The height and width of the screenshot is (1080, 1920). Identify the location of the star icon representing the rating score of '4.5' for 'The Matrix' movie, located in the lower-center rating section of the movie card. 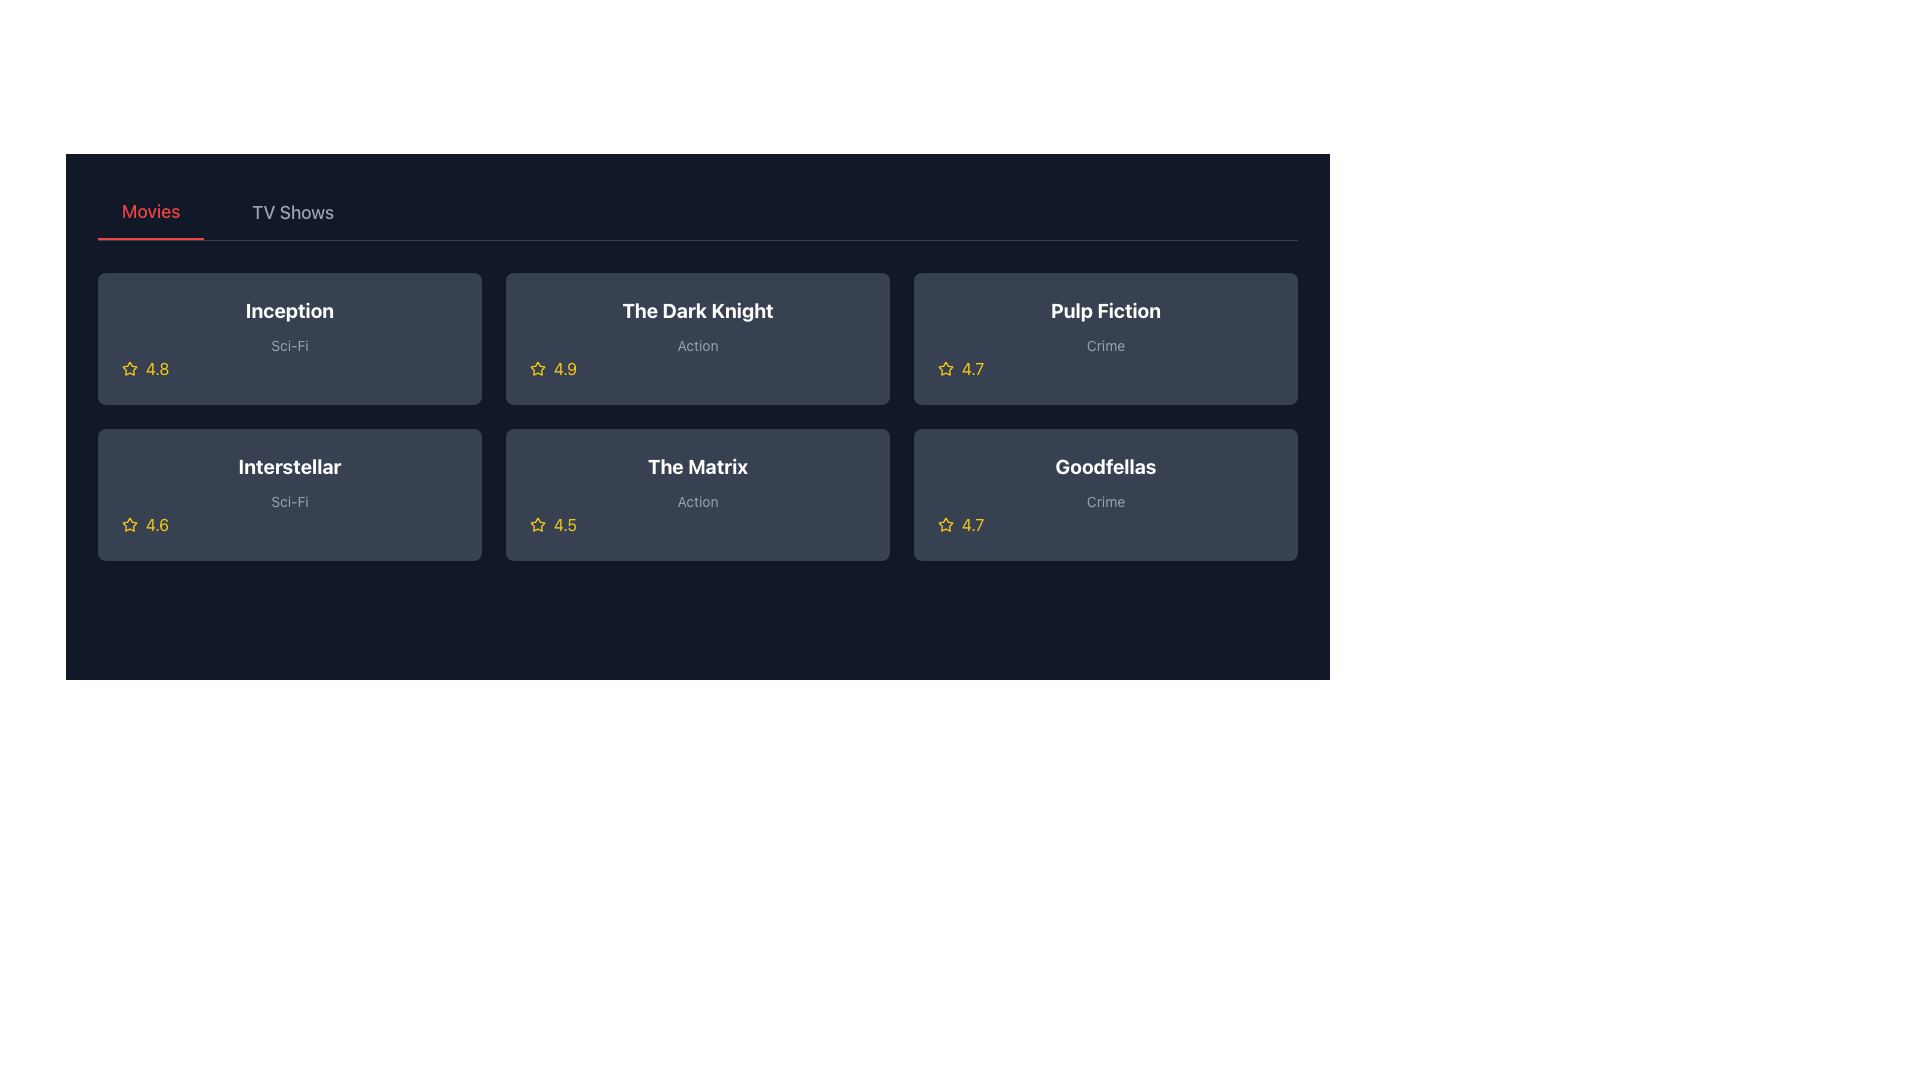
(537, 523).